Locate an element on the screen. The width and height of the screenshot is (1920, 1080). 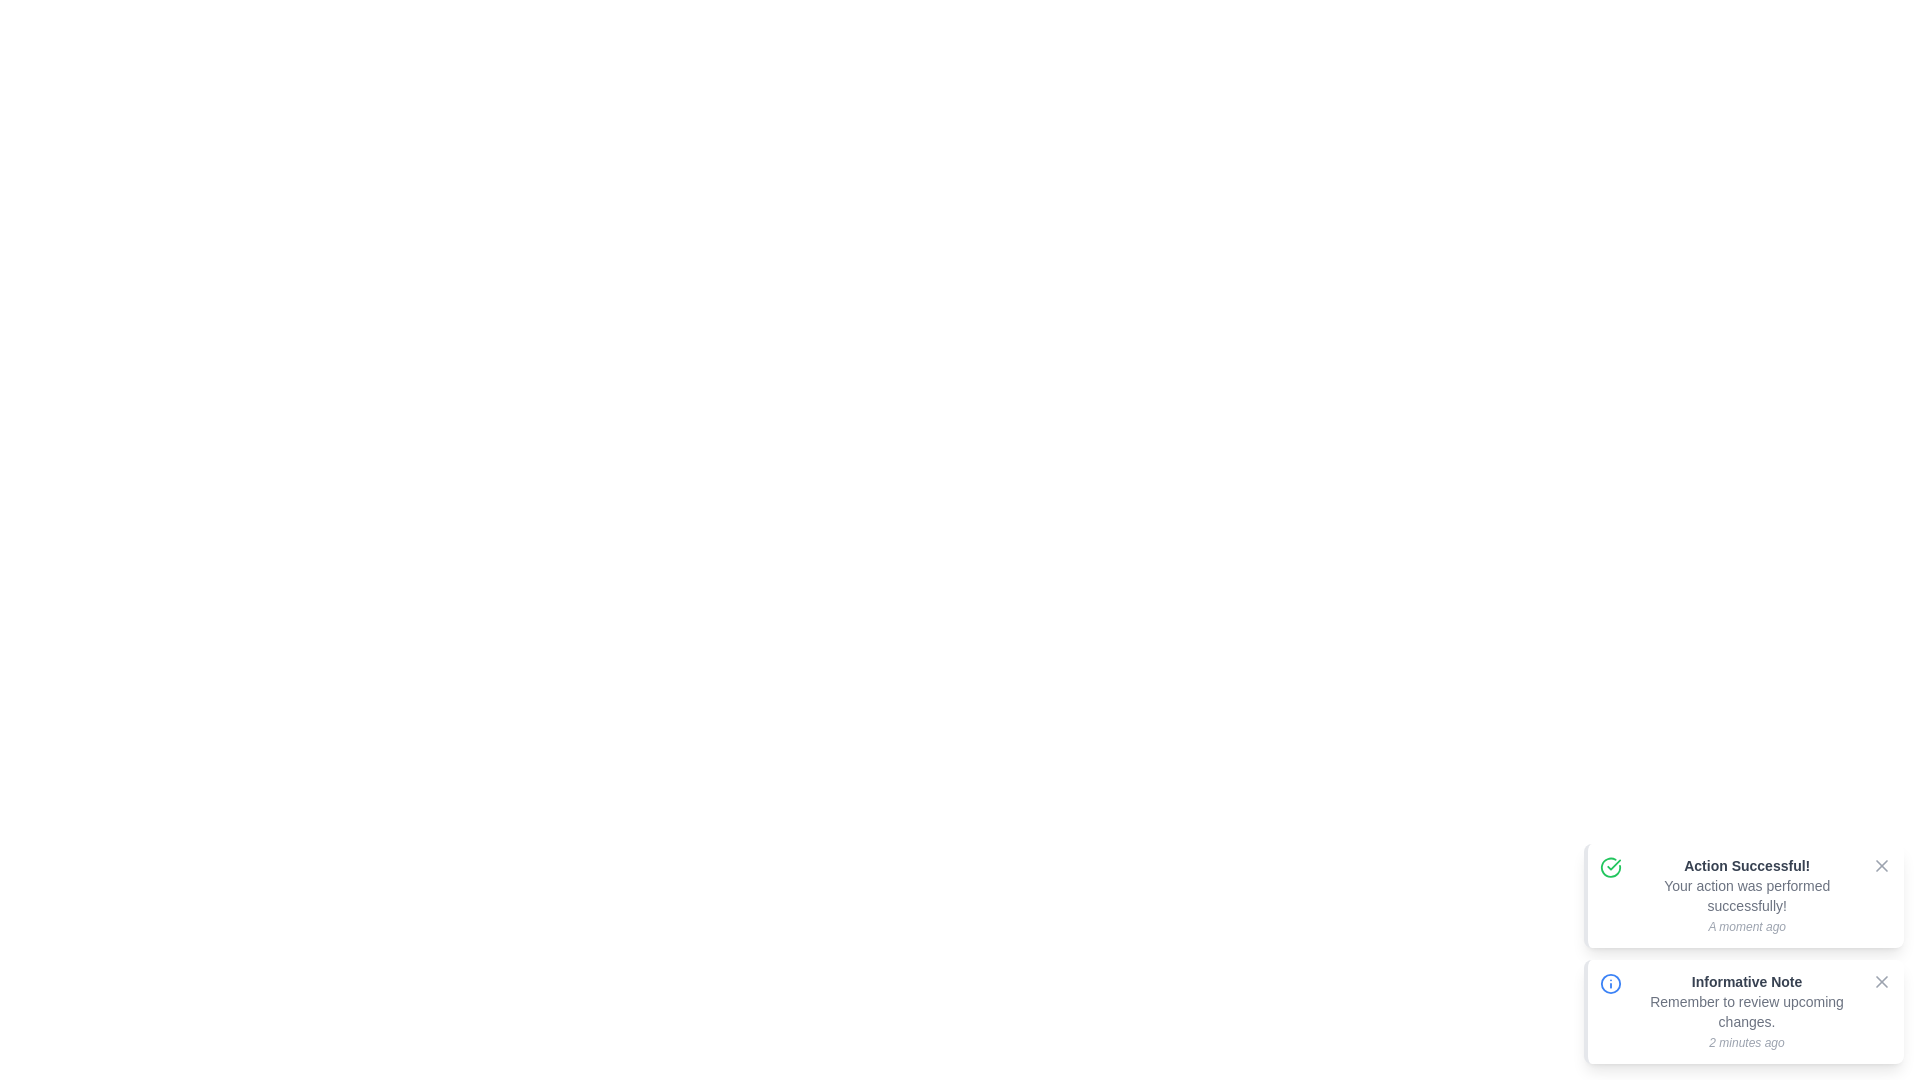
the notification of type info is located at coordinates (1611, 982).